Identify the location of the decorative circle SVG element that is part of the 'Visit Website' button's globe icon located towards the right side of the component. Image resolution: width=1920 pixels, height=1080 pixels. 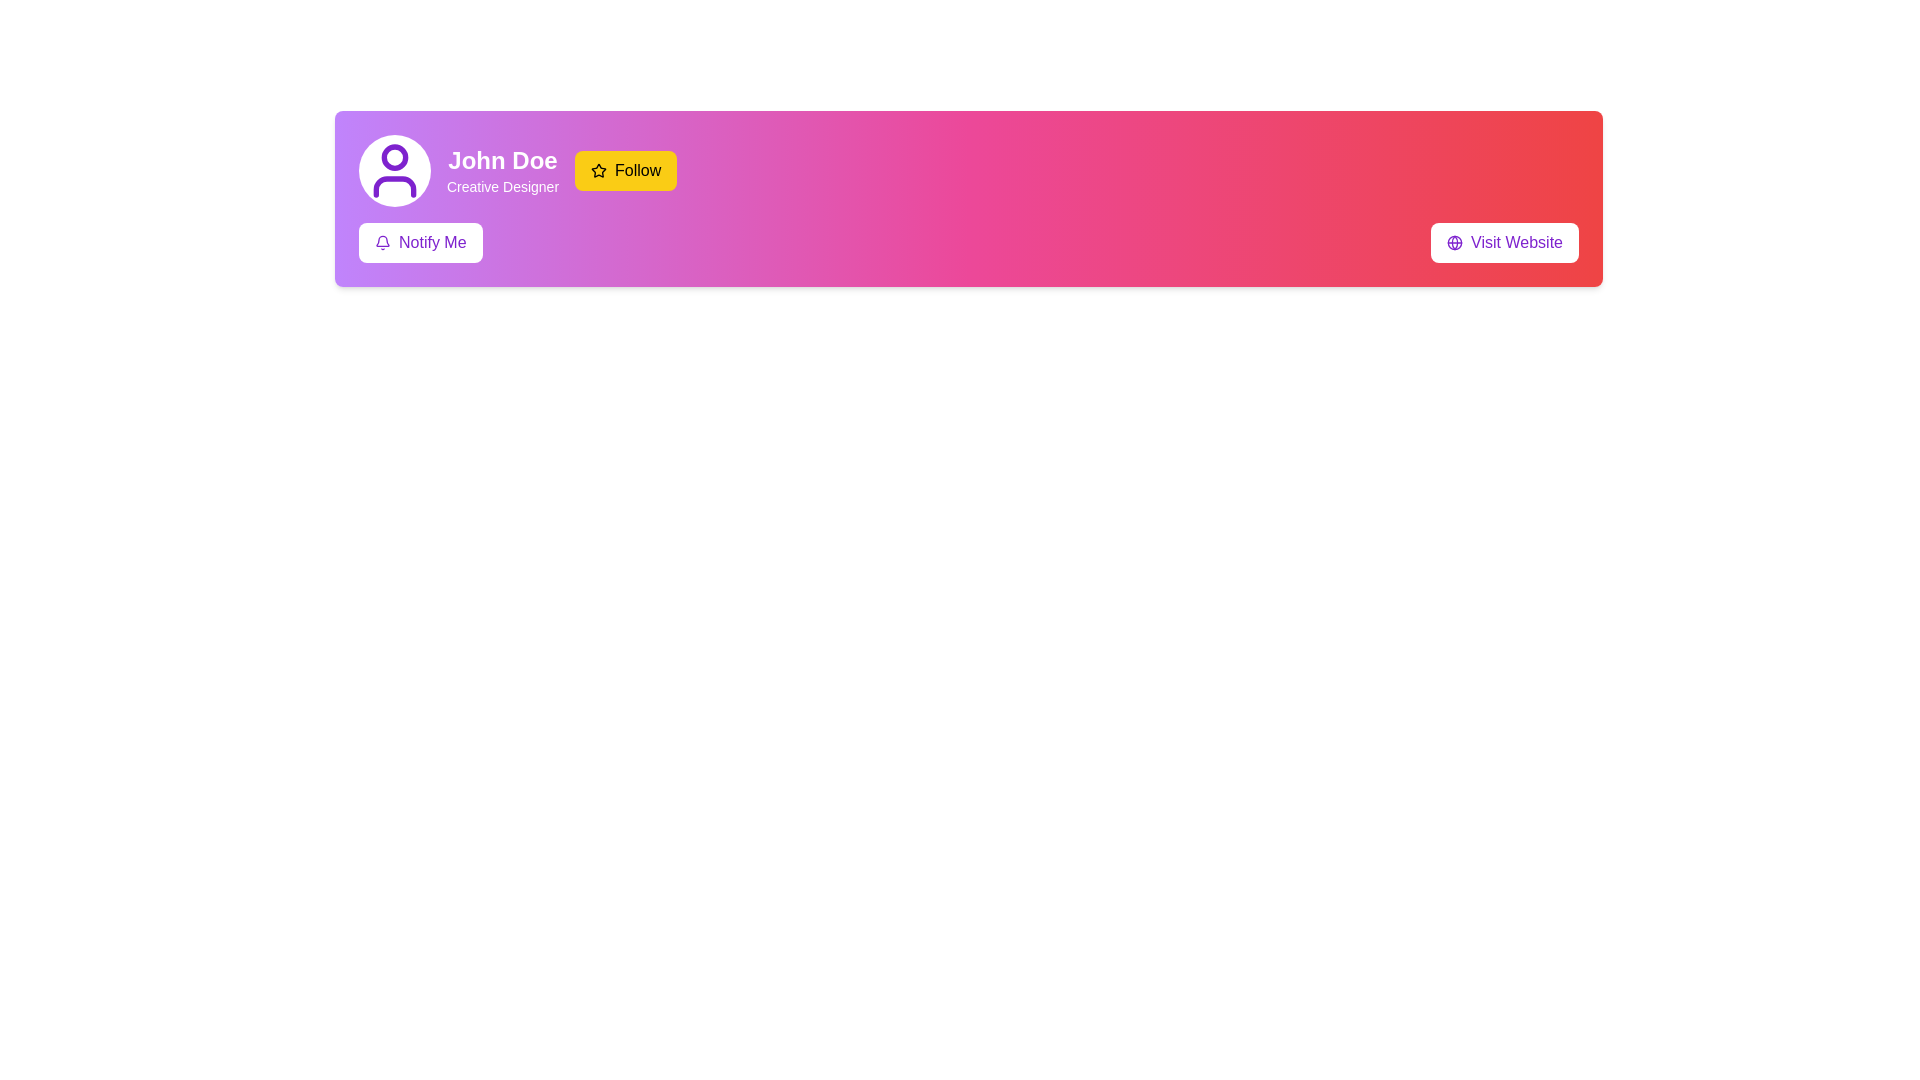
(1455, 242).